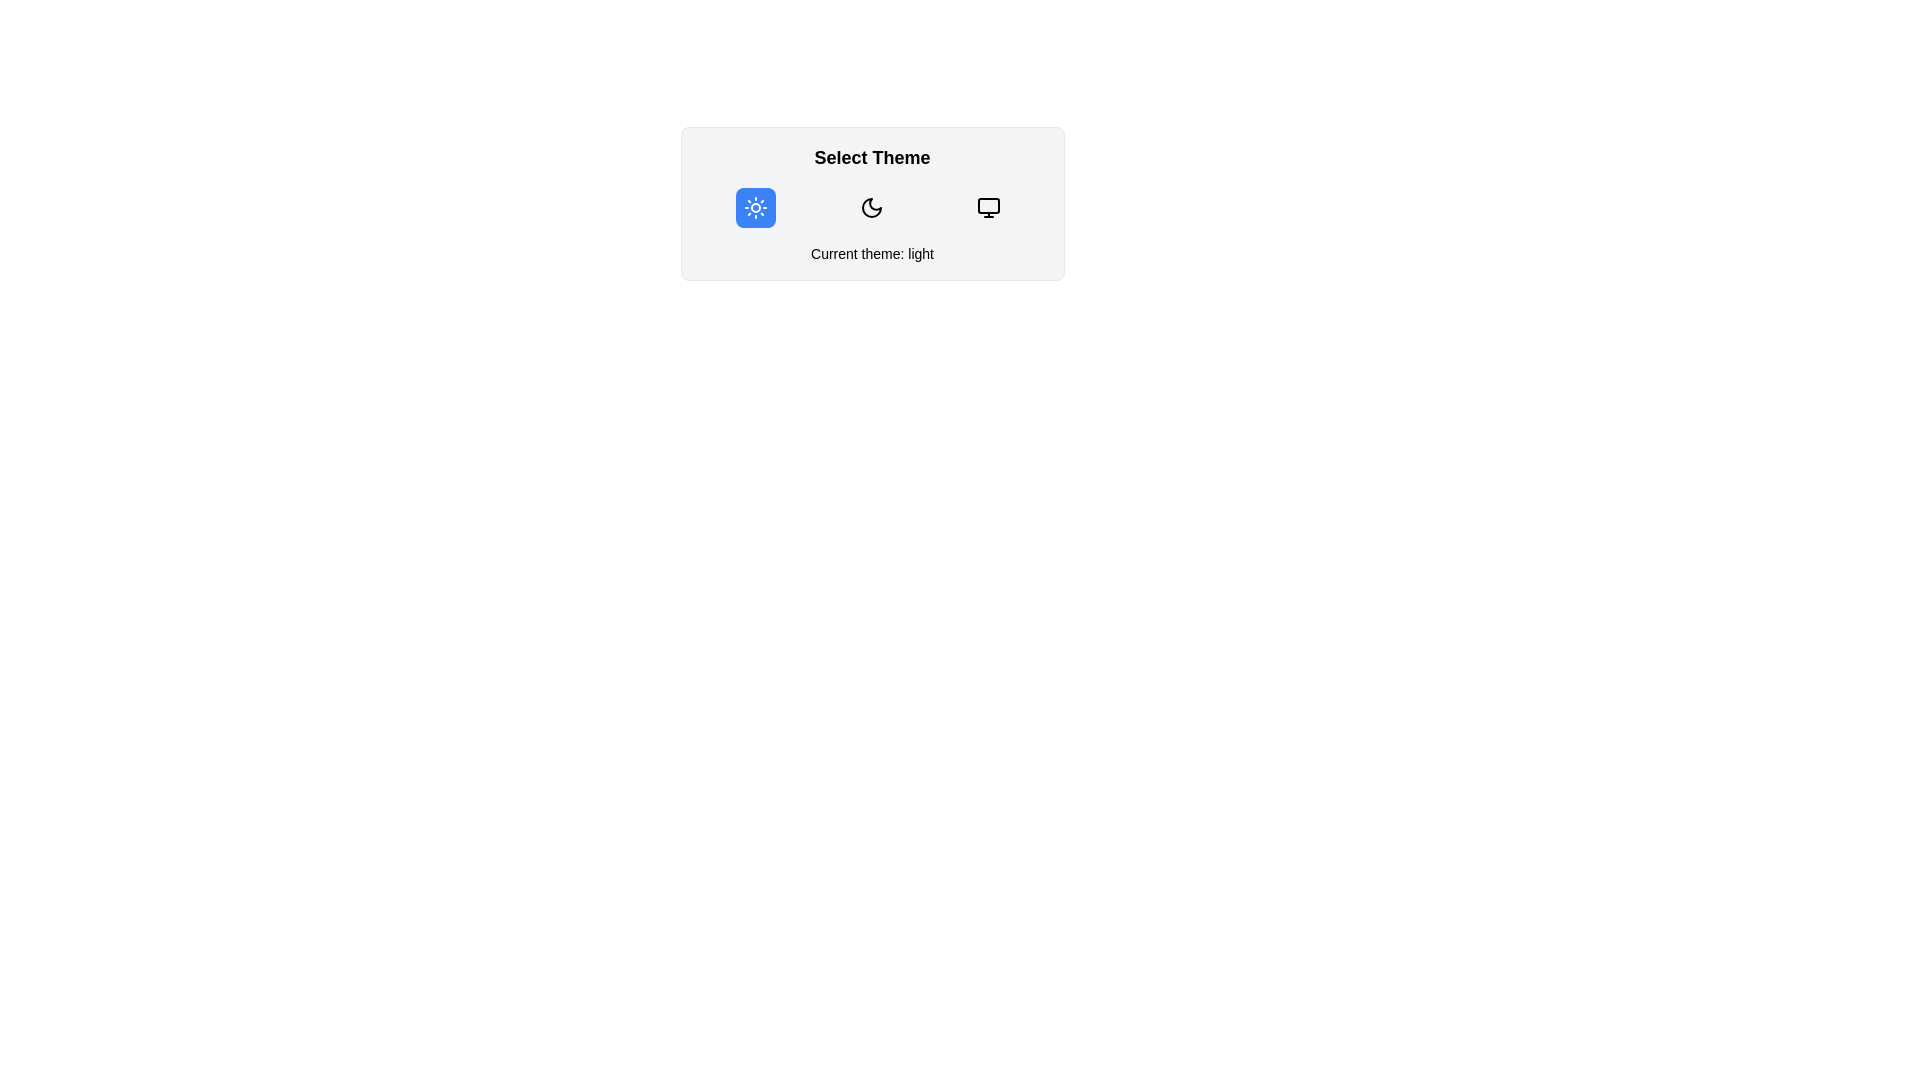  I want to click on the Icon component representing the monitor in the theme selection options, which is the third icon in the row, so click(989, 205).